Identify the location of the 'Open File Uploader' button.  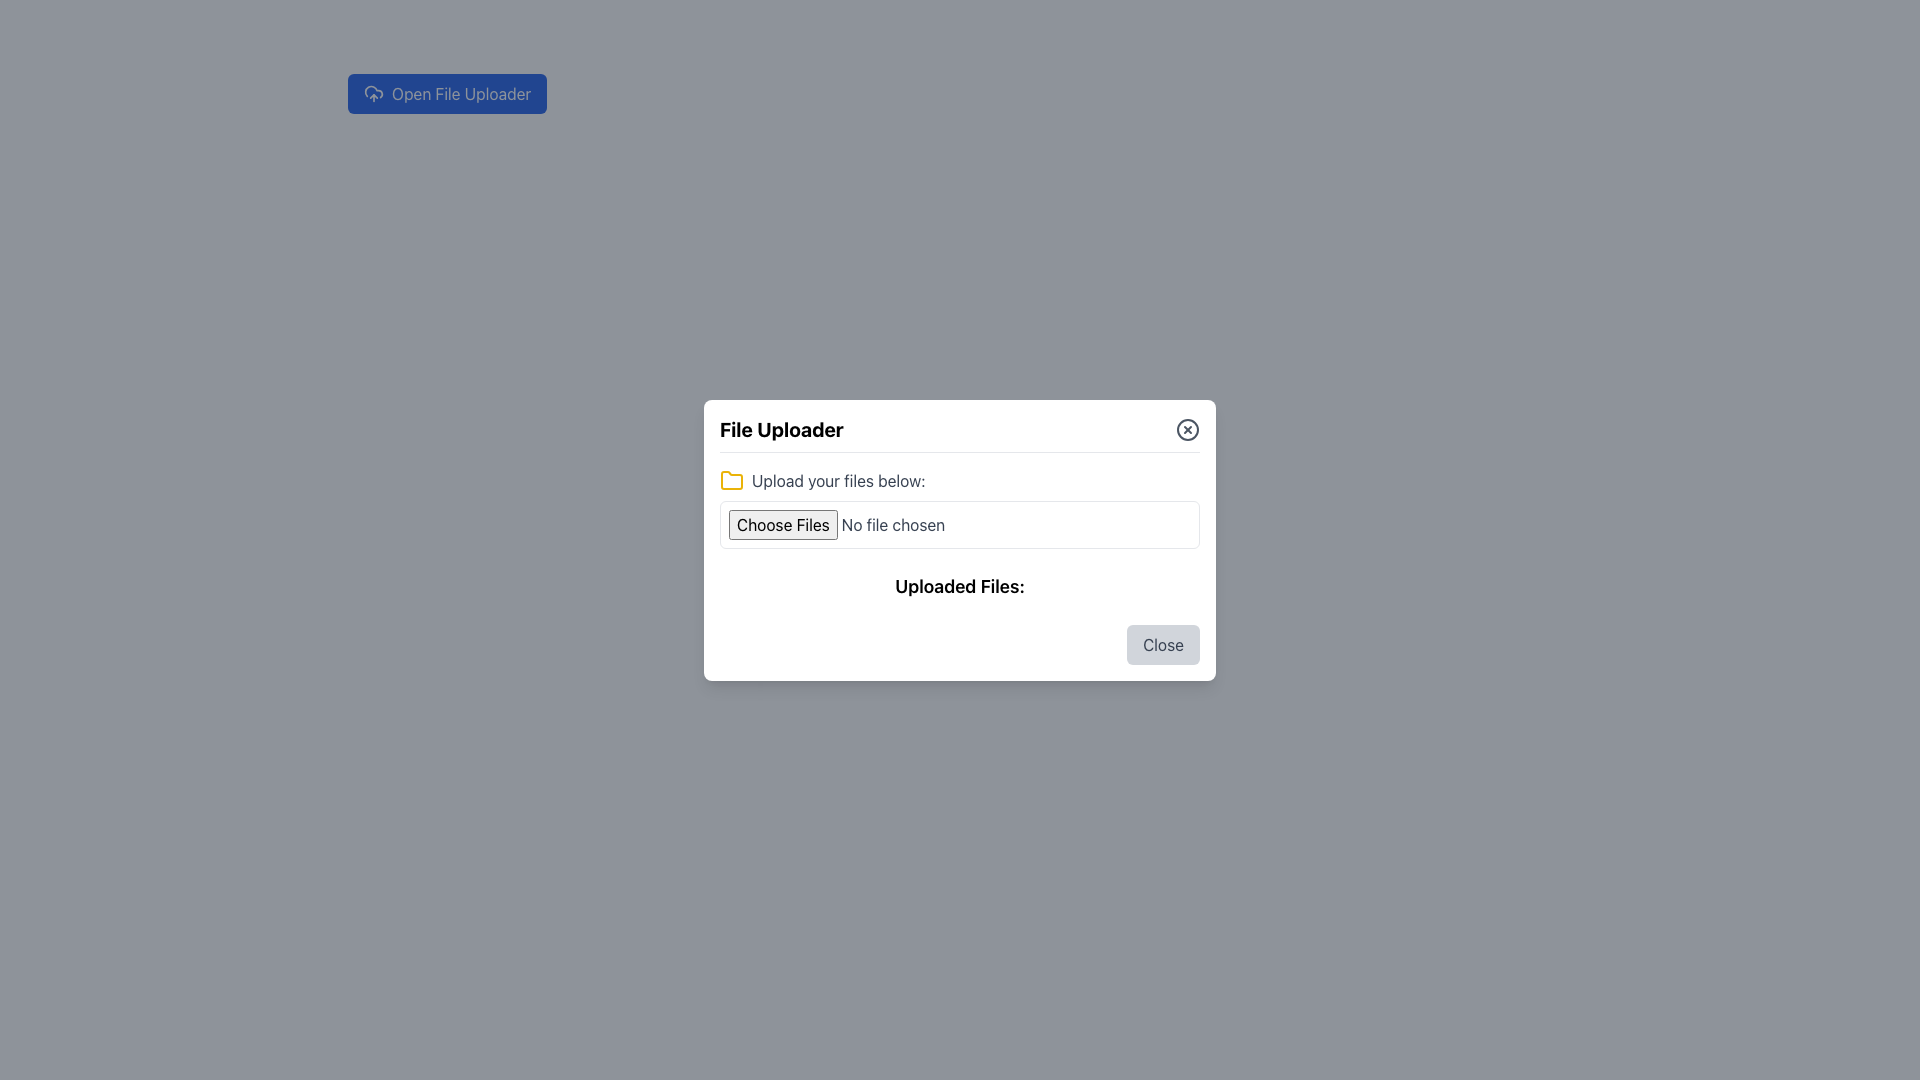
(446, 93).